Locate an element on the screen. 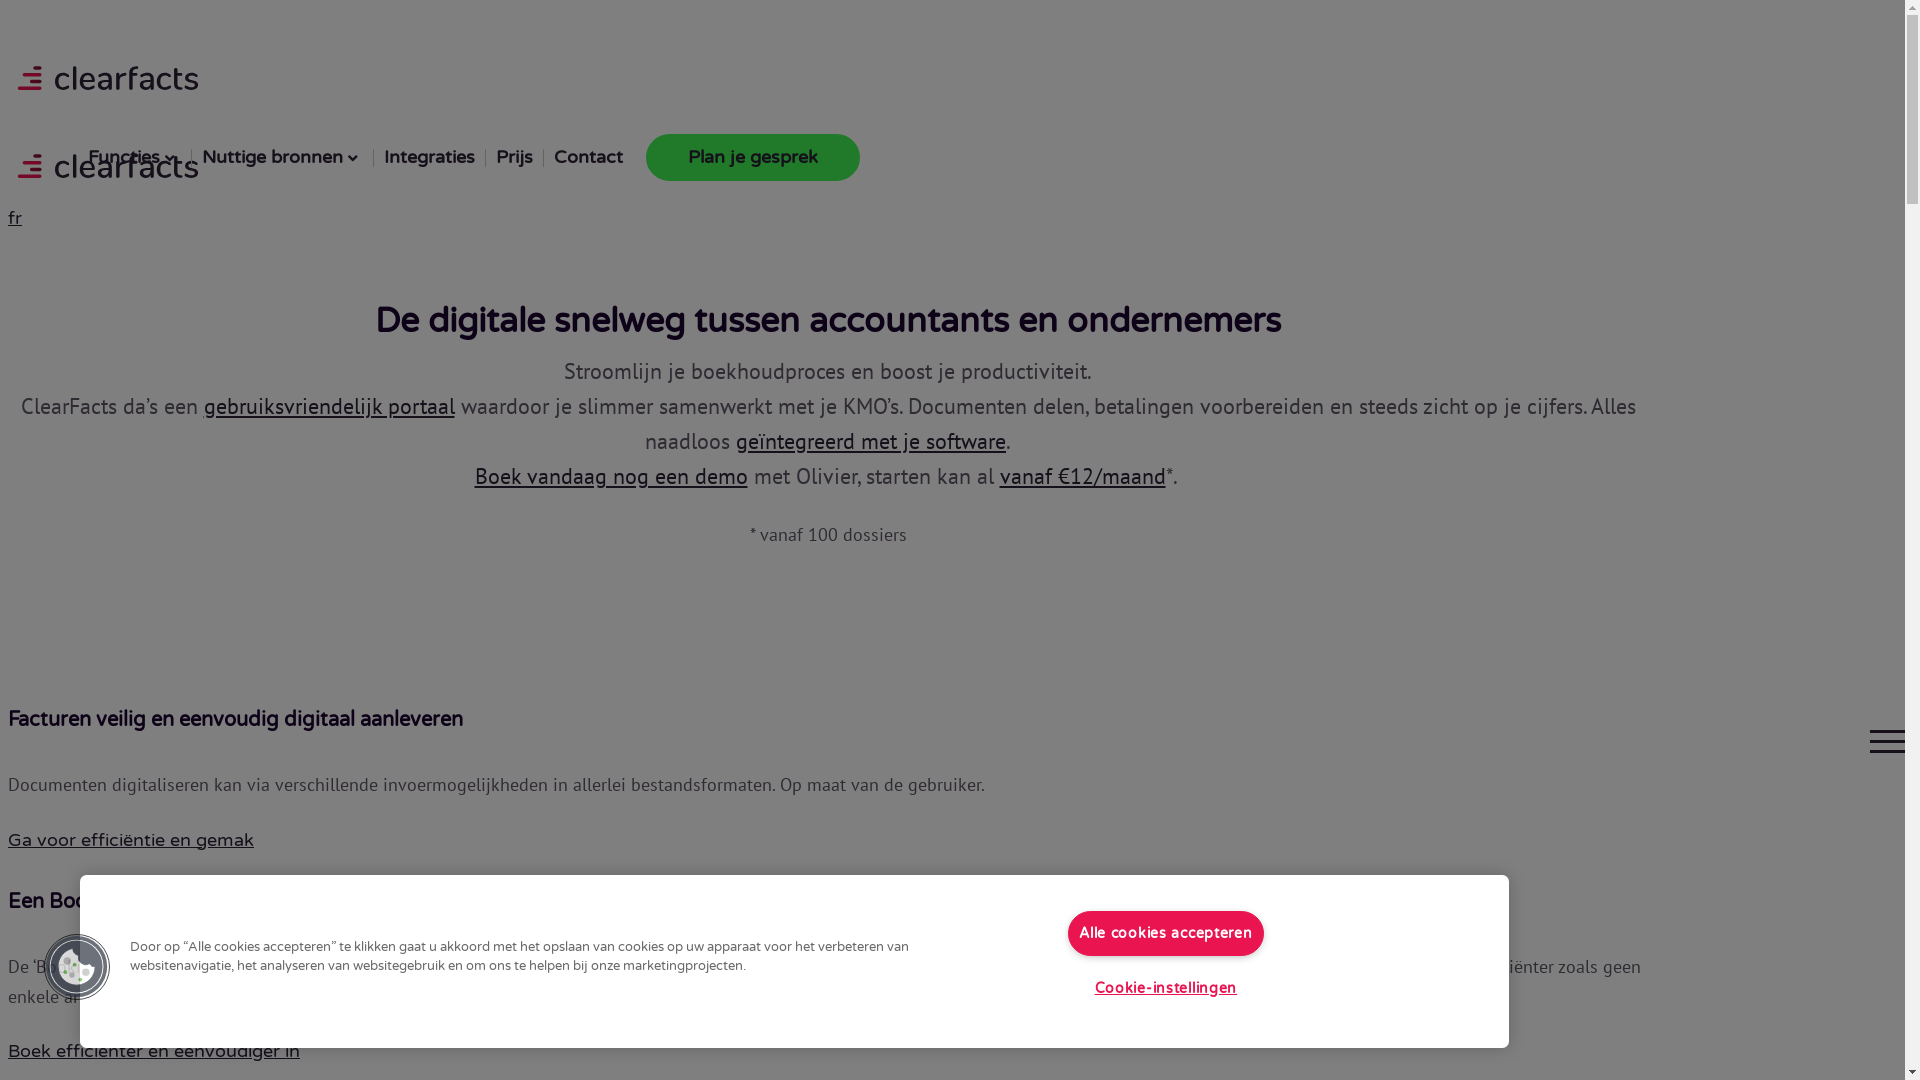 This screenshot has height=1080, width=1920. 'gebruiksvriendelijk portaal' is located at coordinates (203, 405).